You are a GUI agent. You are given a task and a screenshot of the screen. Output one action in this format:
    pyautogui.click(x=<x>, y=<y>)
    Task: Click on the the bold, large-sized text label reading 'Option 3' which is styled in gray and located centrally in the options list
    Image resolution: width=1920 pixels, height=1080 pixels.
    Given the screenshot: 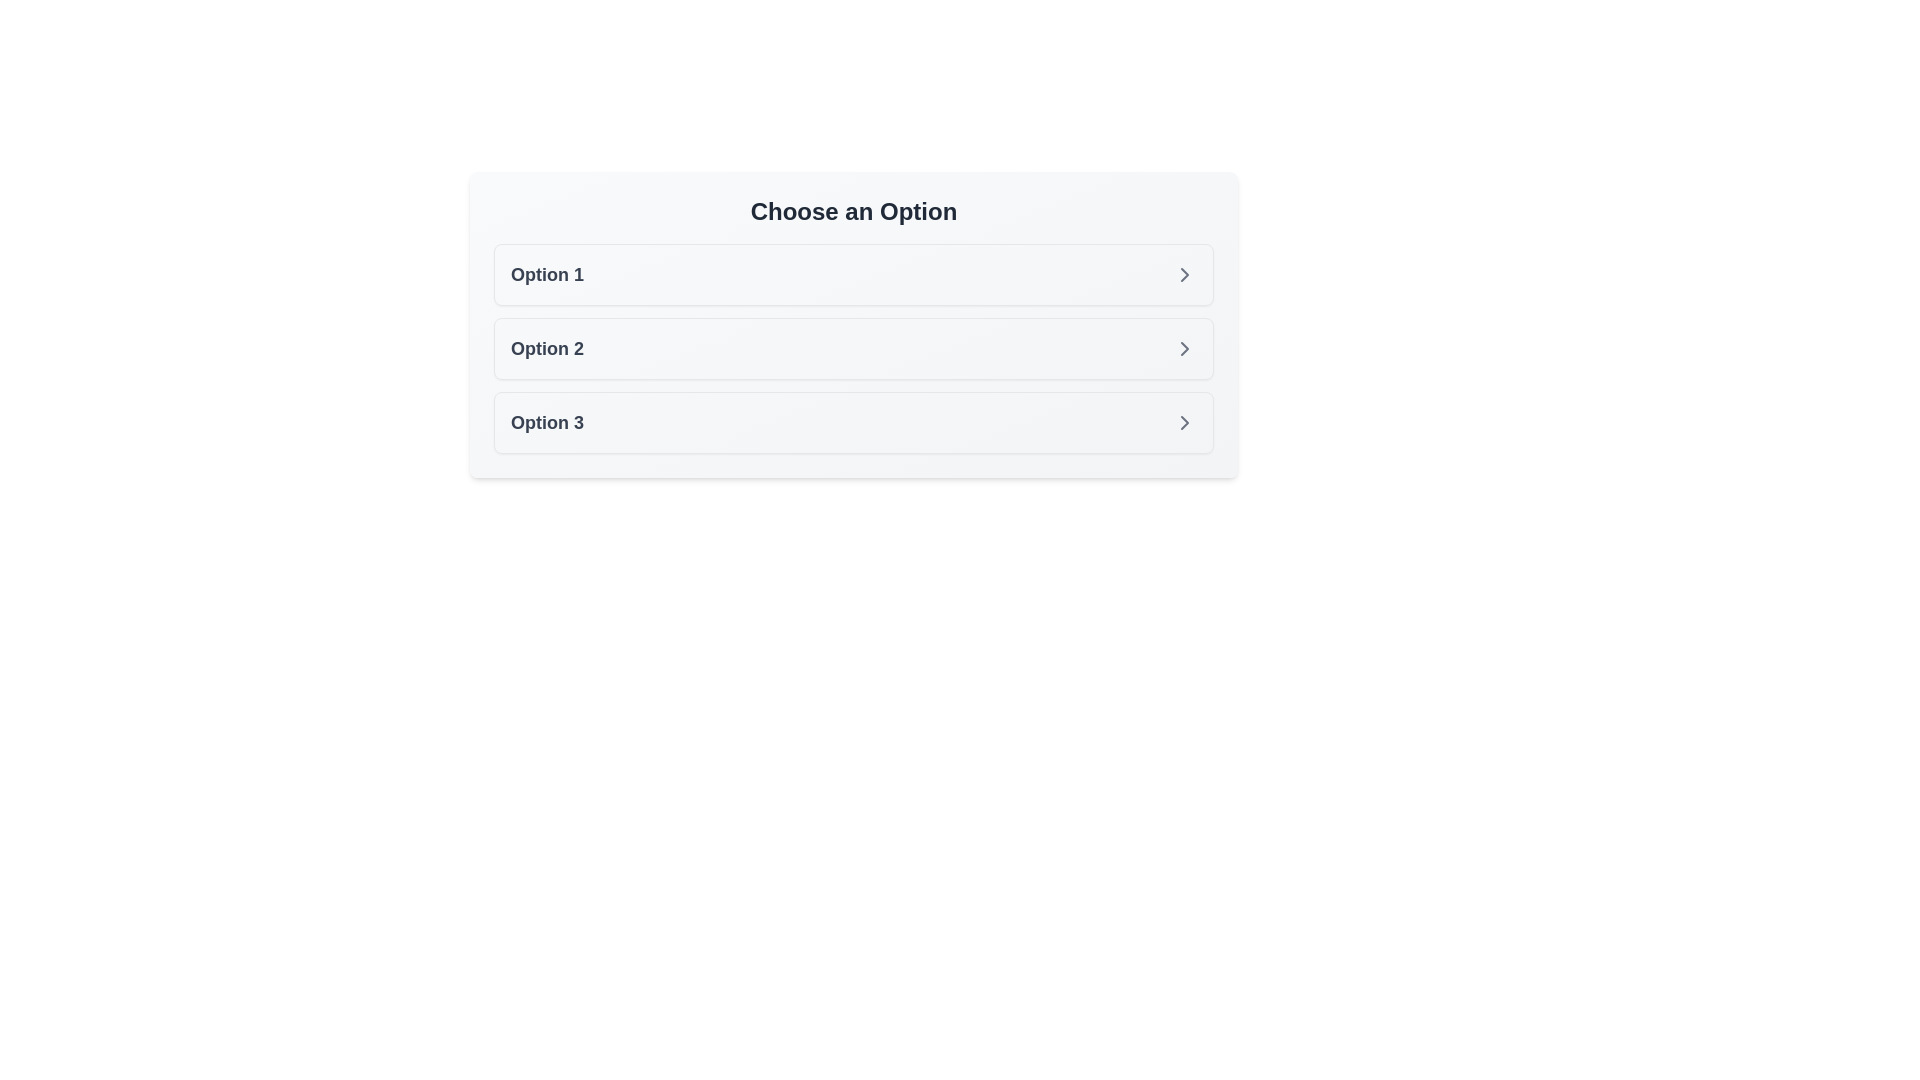 What is the action you would take?
    pyautogui.click(x=547, y=422)
    